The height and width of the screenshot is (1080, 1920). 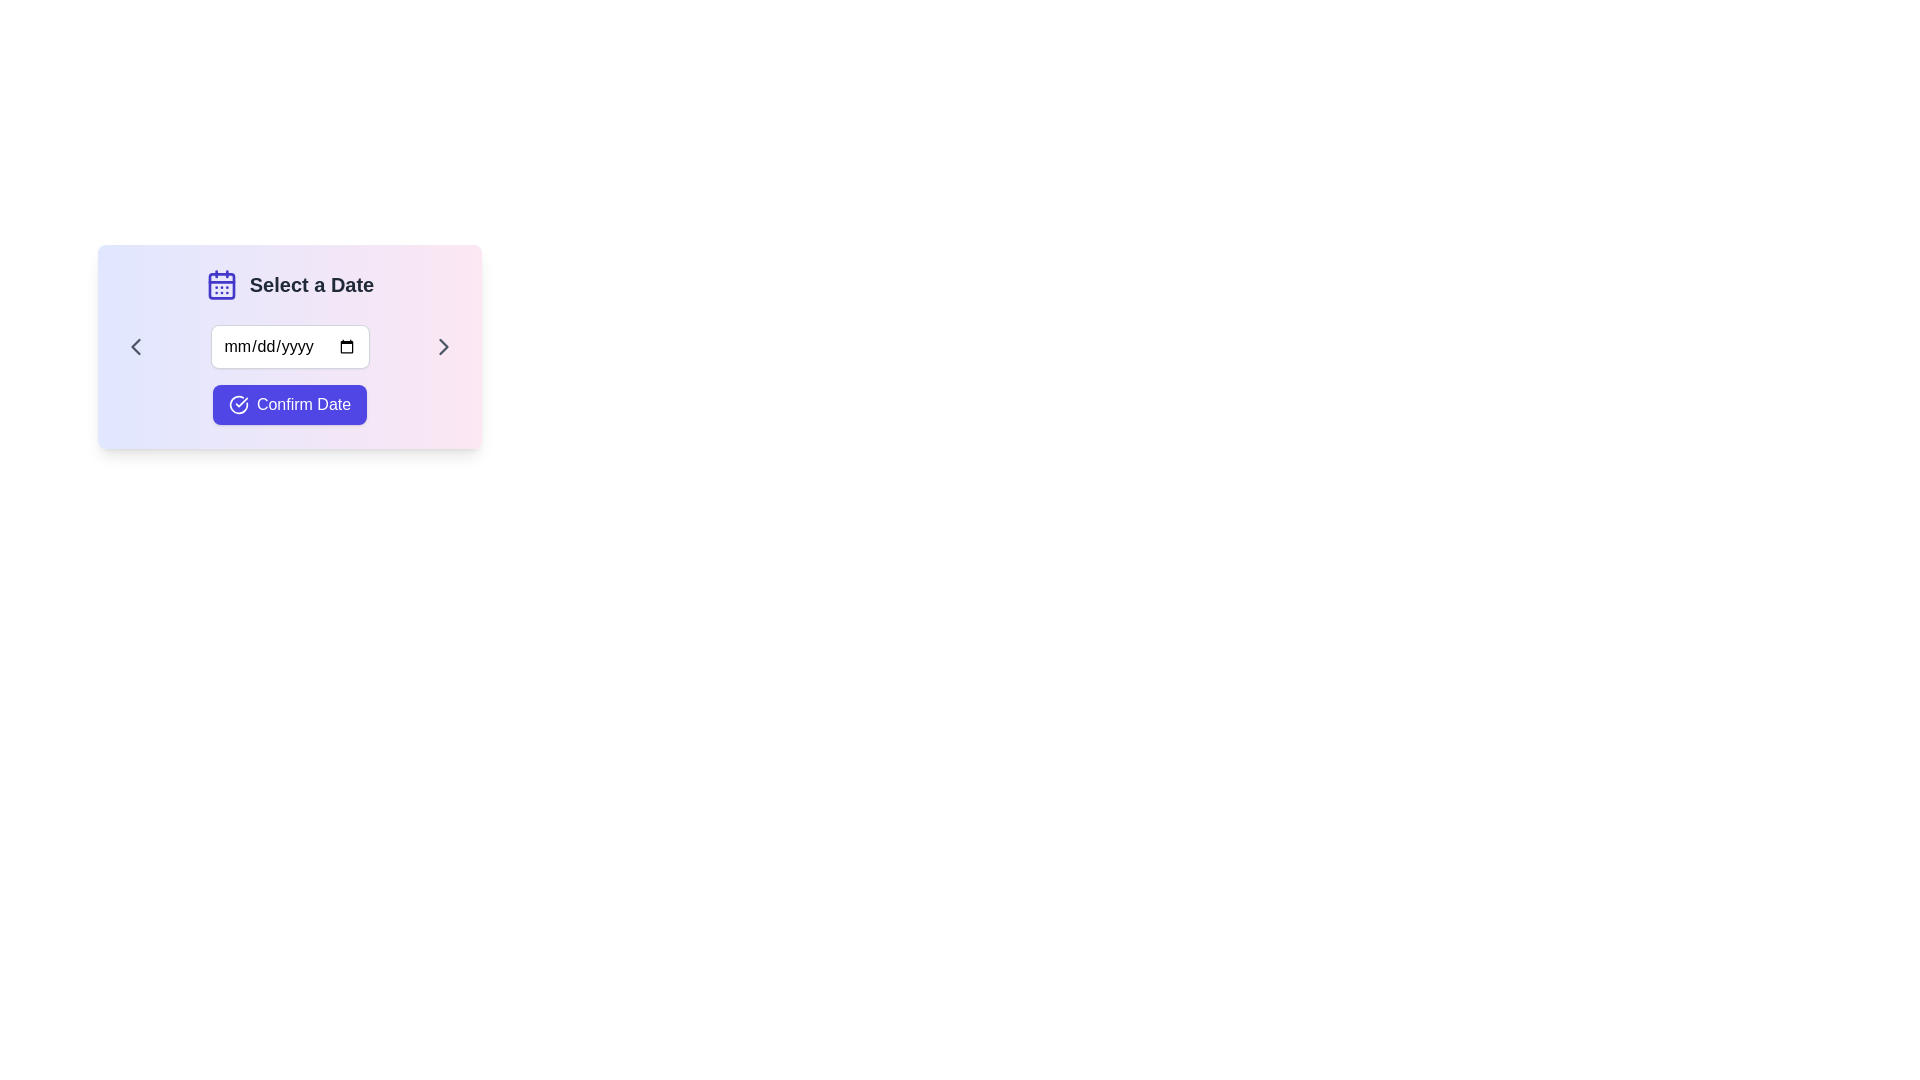 What do you see at coordinates (311, 285) in the screenshot?
I see `the static text label indicating context for date selection, which is aligned to the right of the calendar icon and positioned above the date input section` at bounding box center [311, 285].